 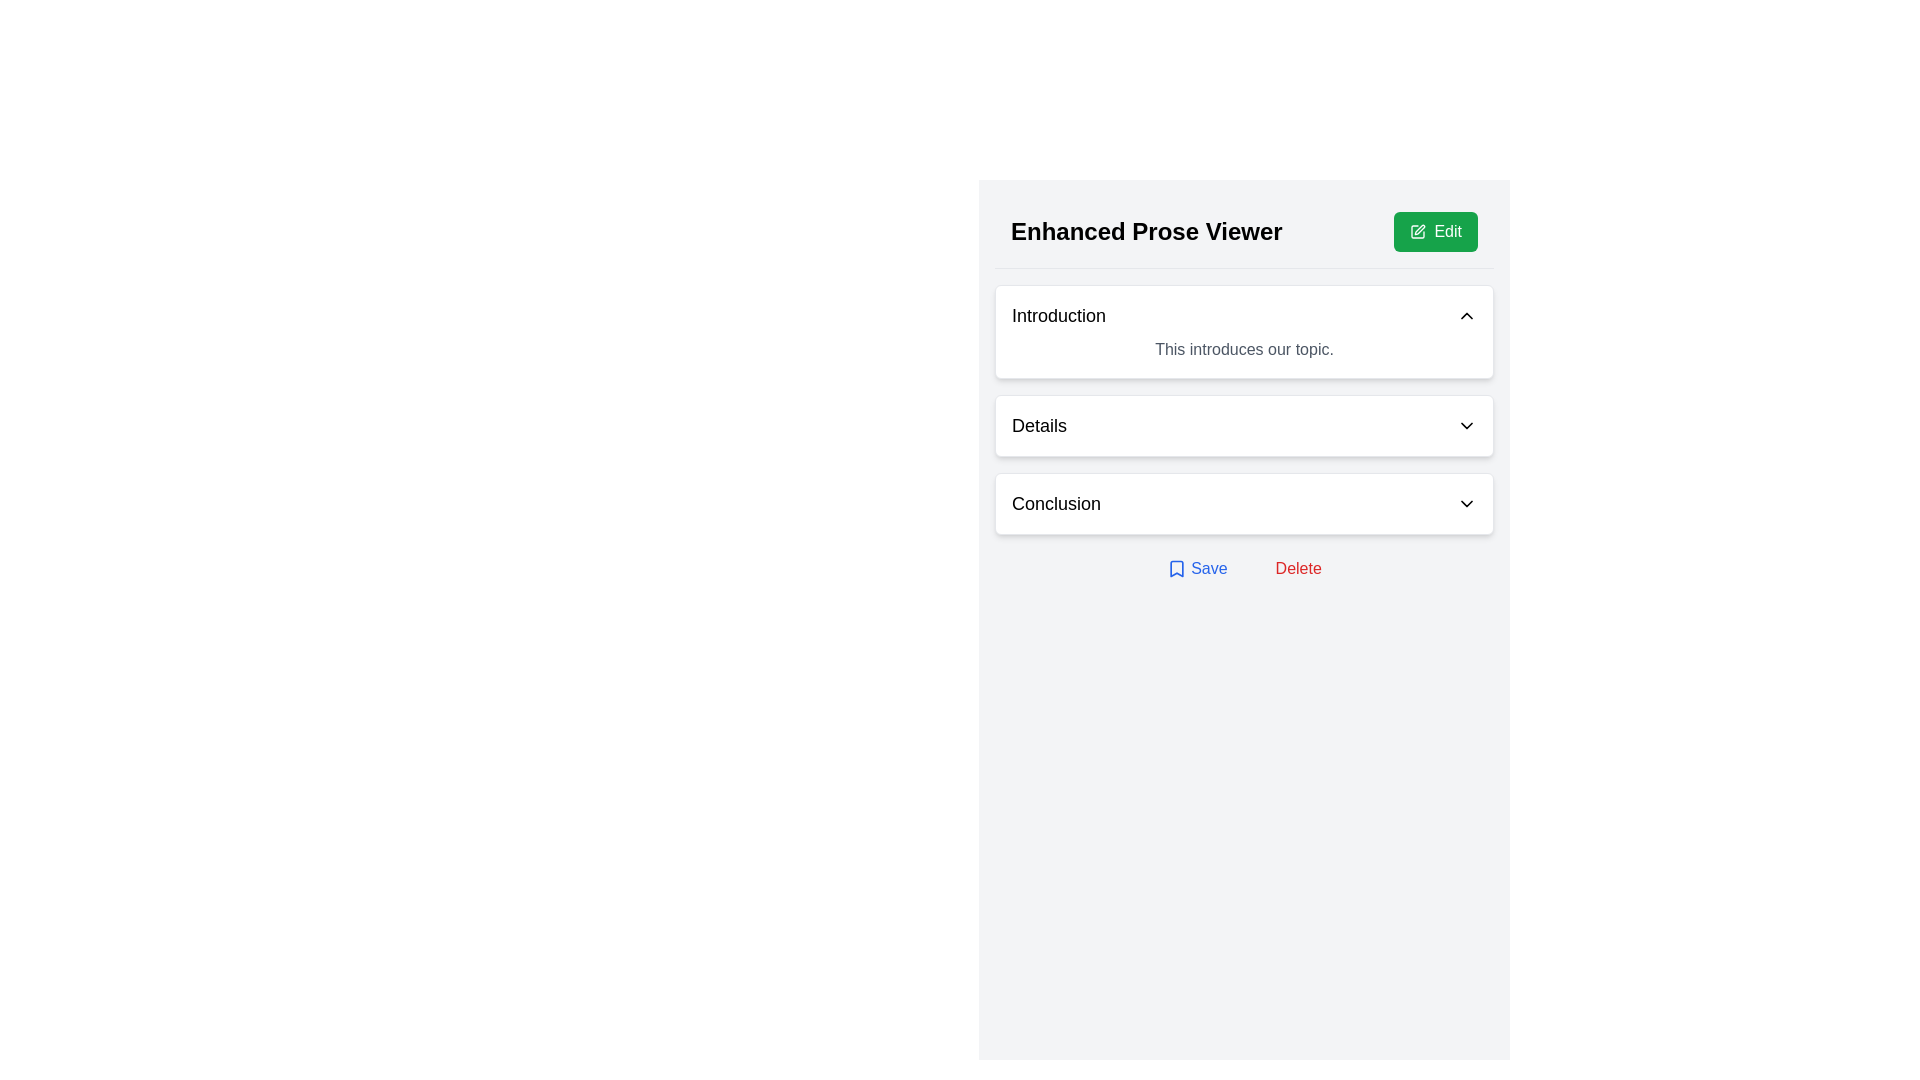 What do you see at coordinates (1177, 569) in the screenshot?
I see `the bookmark icon located in the top-right corner of the interface` at bounding box center [1177, 569].